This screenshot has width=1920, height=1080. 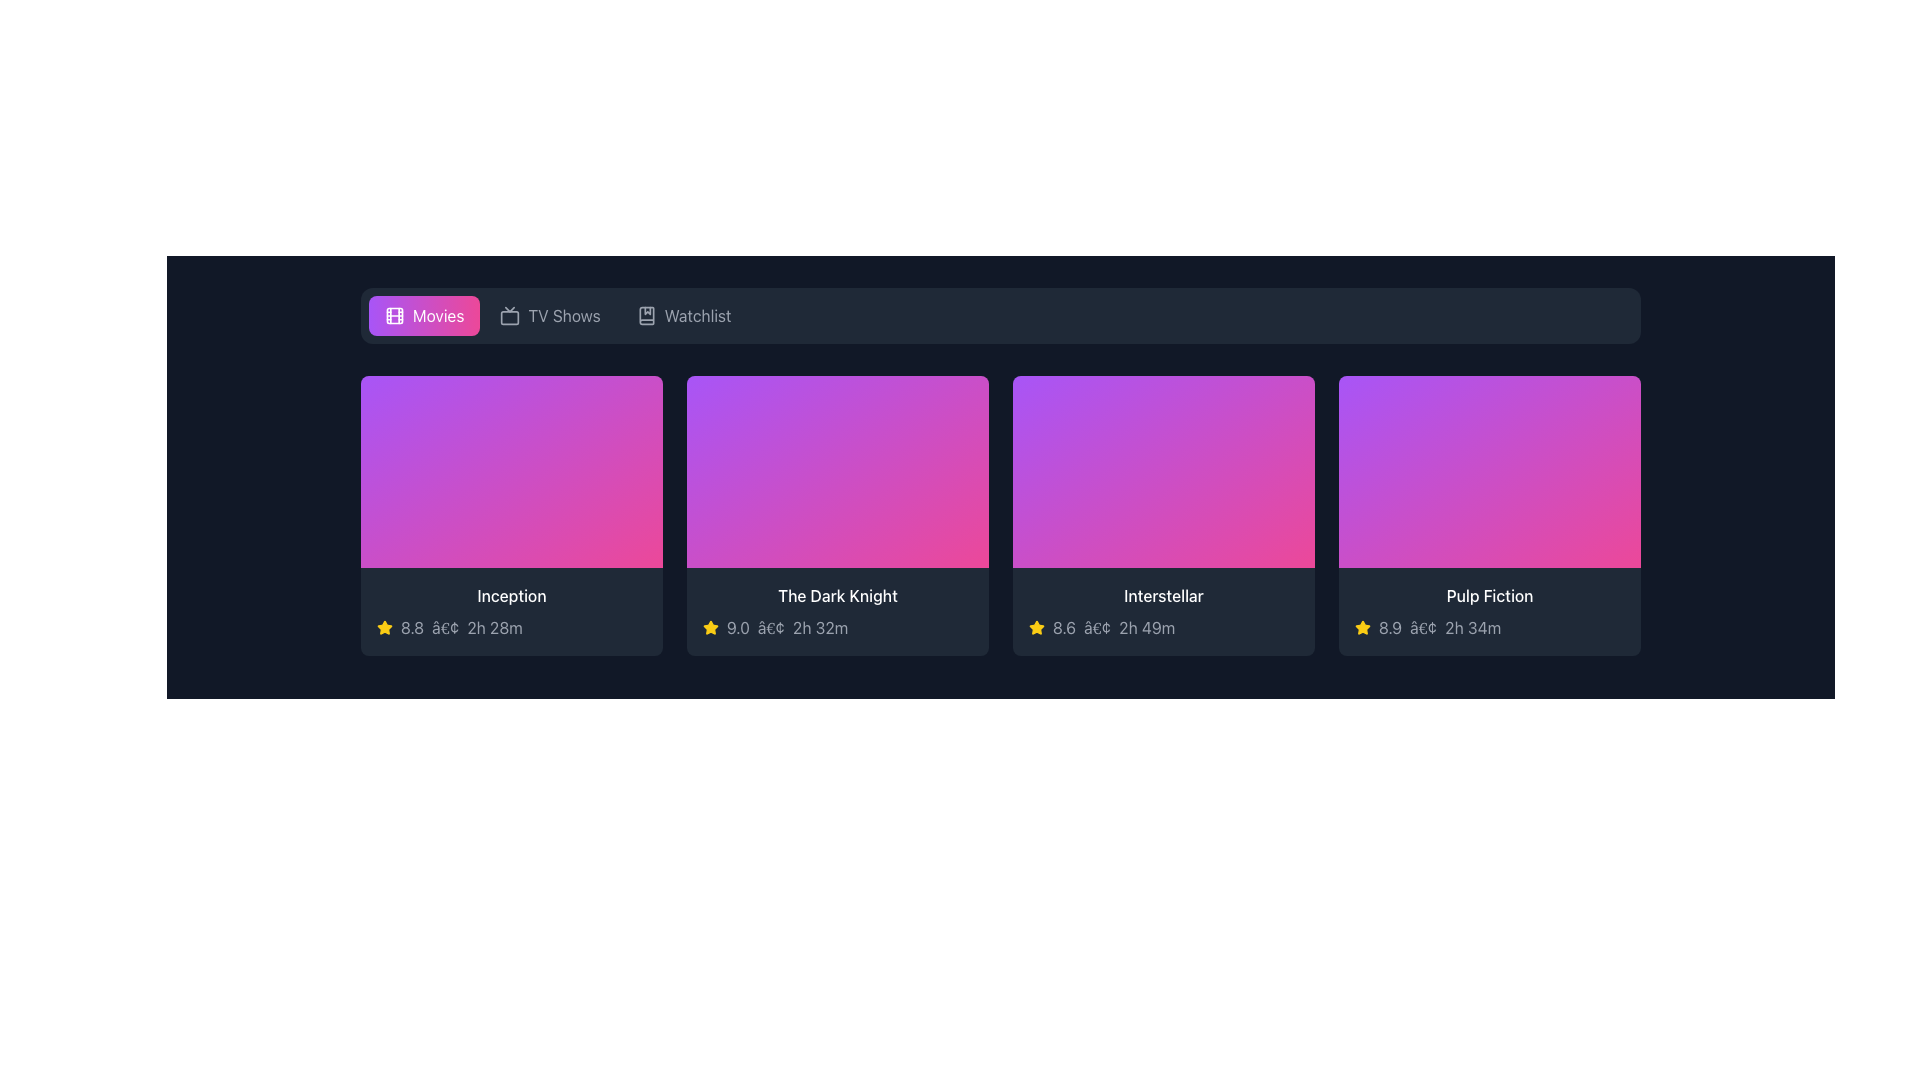 What do you see at coordinates (512, 611) in the screenshot?
I see `text displayed for the movie title 'Inception' with details '8.8 • 2h 28m' and a star icon in yellow, located in the bottom center of the first movie card in a horizontal list` at bounding box center [512, 611].